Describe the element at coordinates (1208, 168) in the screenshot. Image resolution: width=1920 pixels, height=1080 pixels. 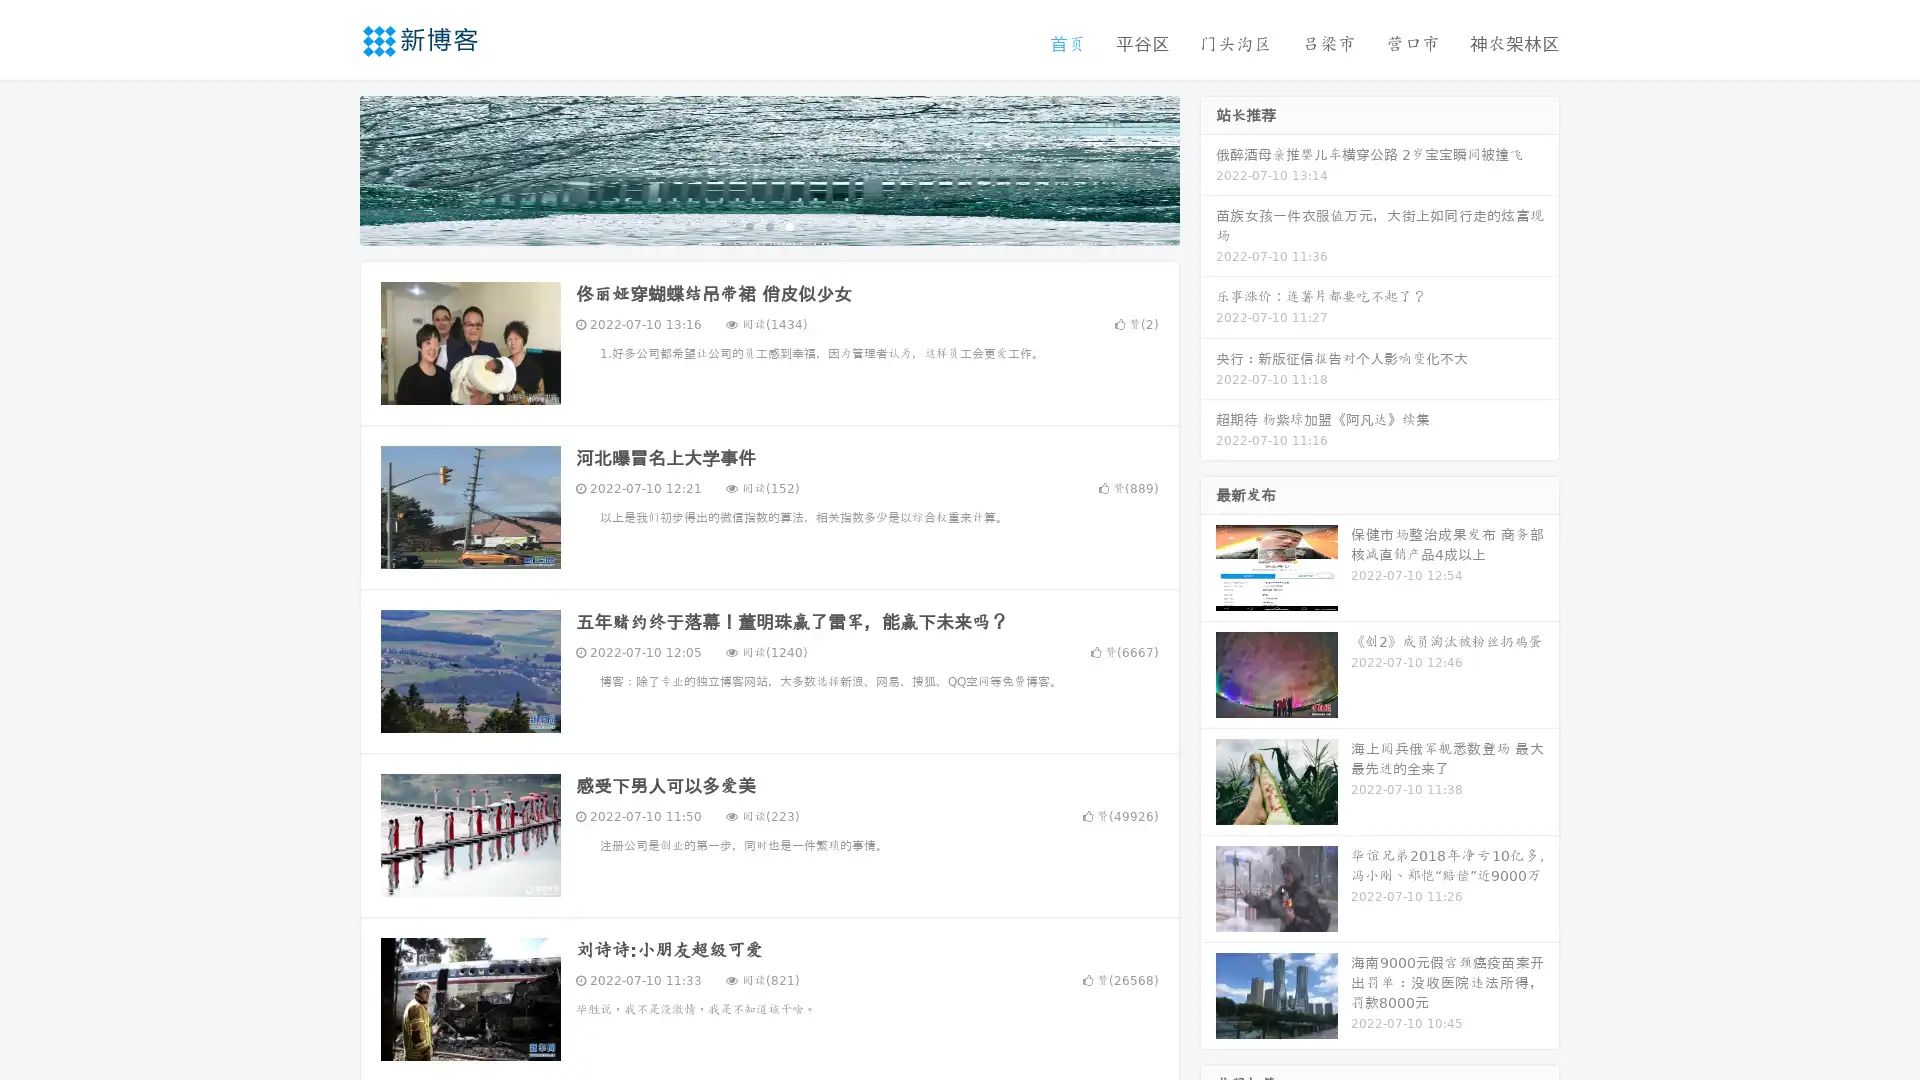
I see `Next slide` at that location.